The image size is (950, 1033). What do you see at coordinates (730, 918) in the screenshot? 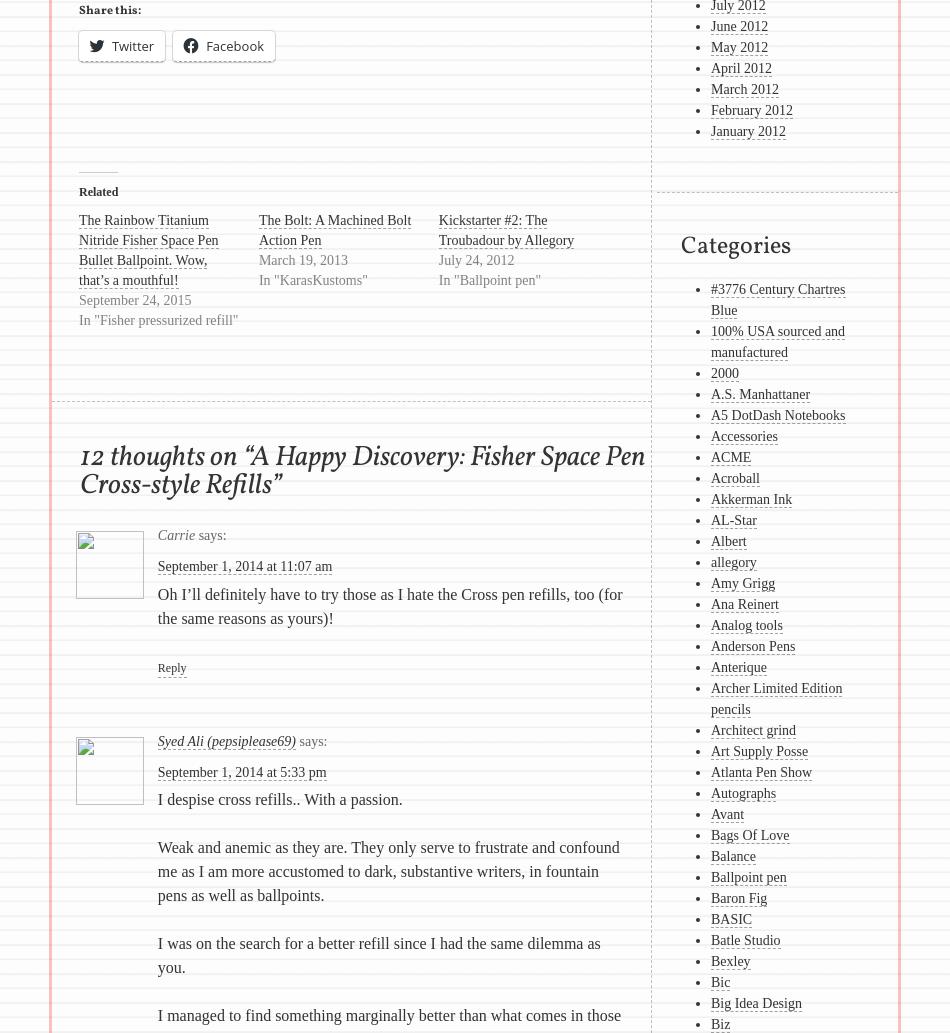
I see `'BASIC'` at bounding box center [730, 918].